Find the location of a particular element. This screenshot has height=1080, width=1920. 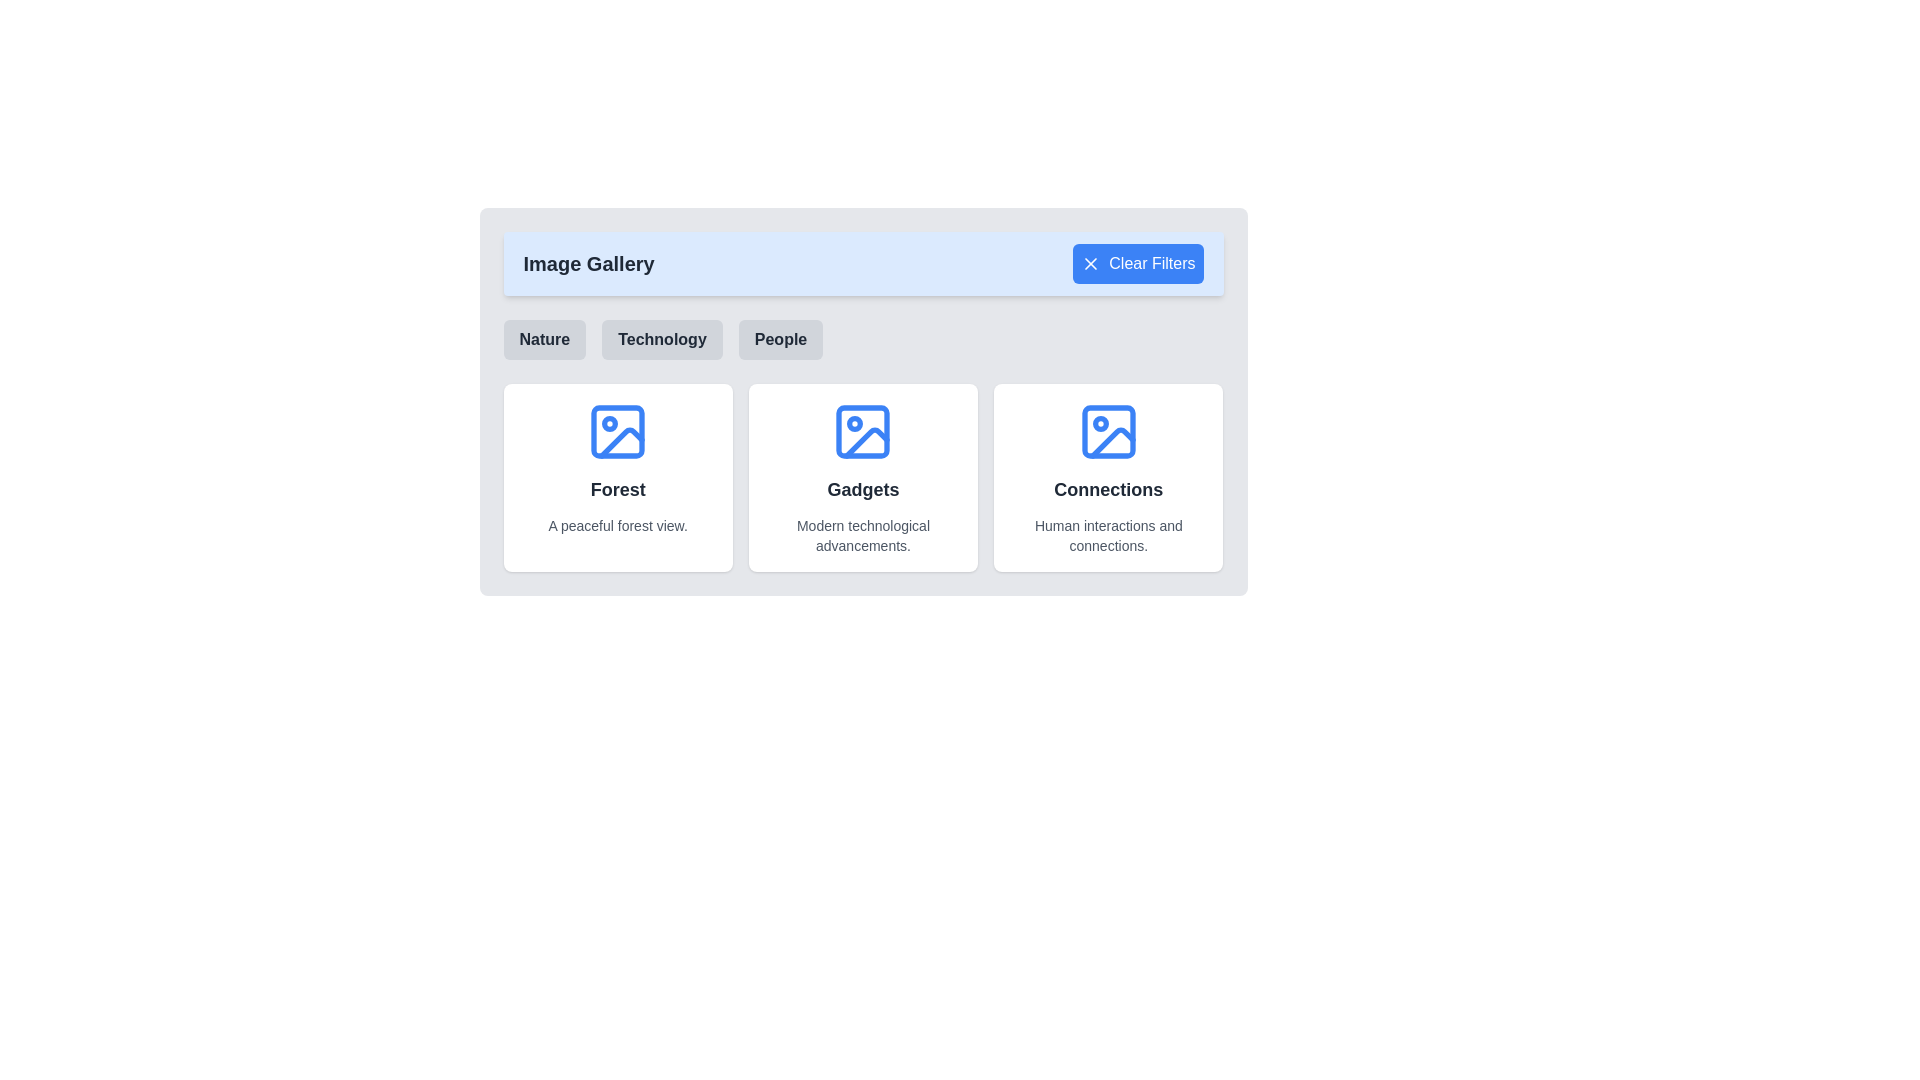

the text label displaying 'Modern technological advancements.' which is located below the title 'Gadgets' in the 'Gadgets' card is located at coordinates (863, 535).